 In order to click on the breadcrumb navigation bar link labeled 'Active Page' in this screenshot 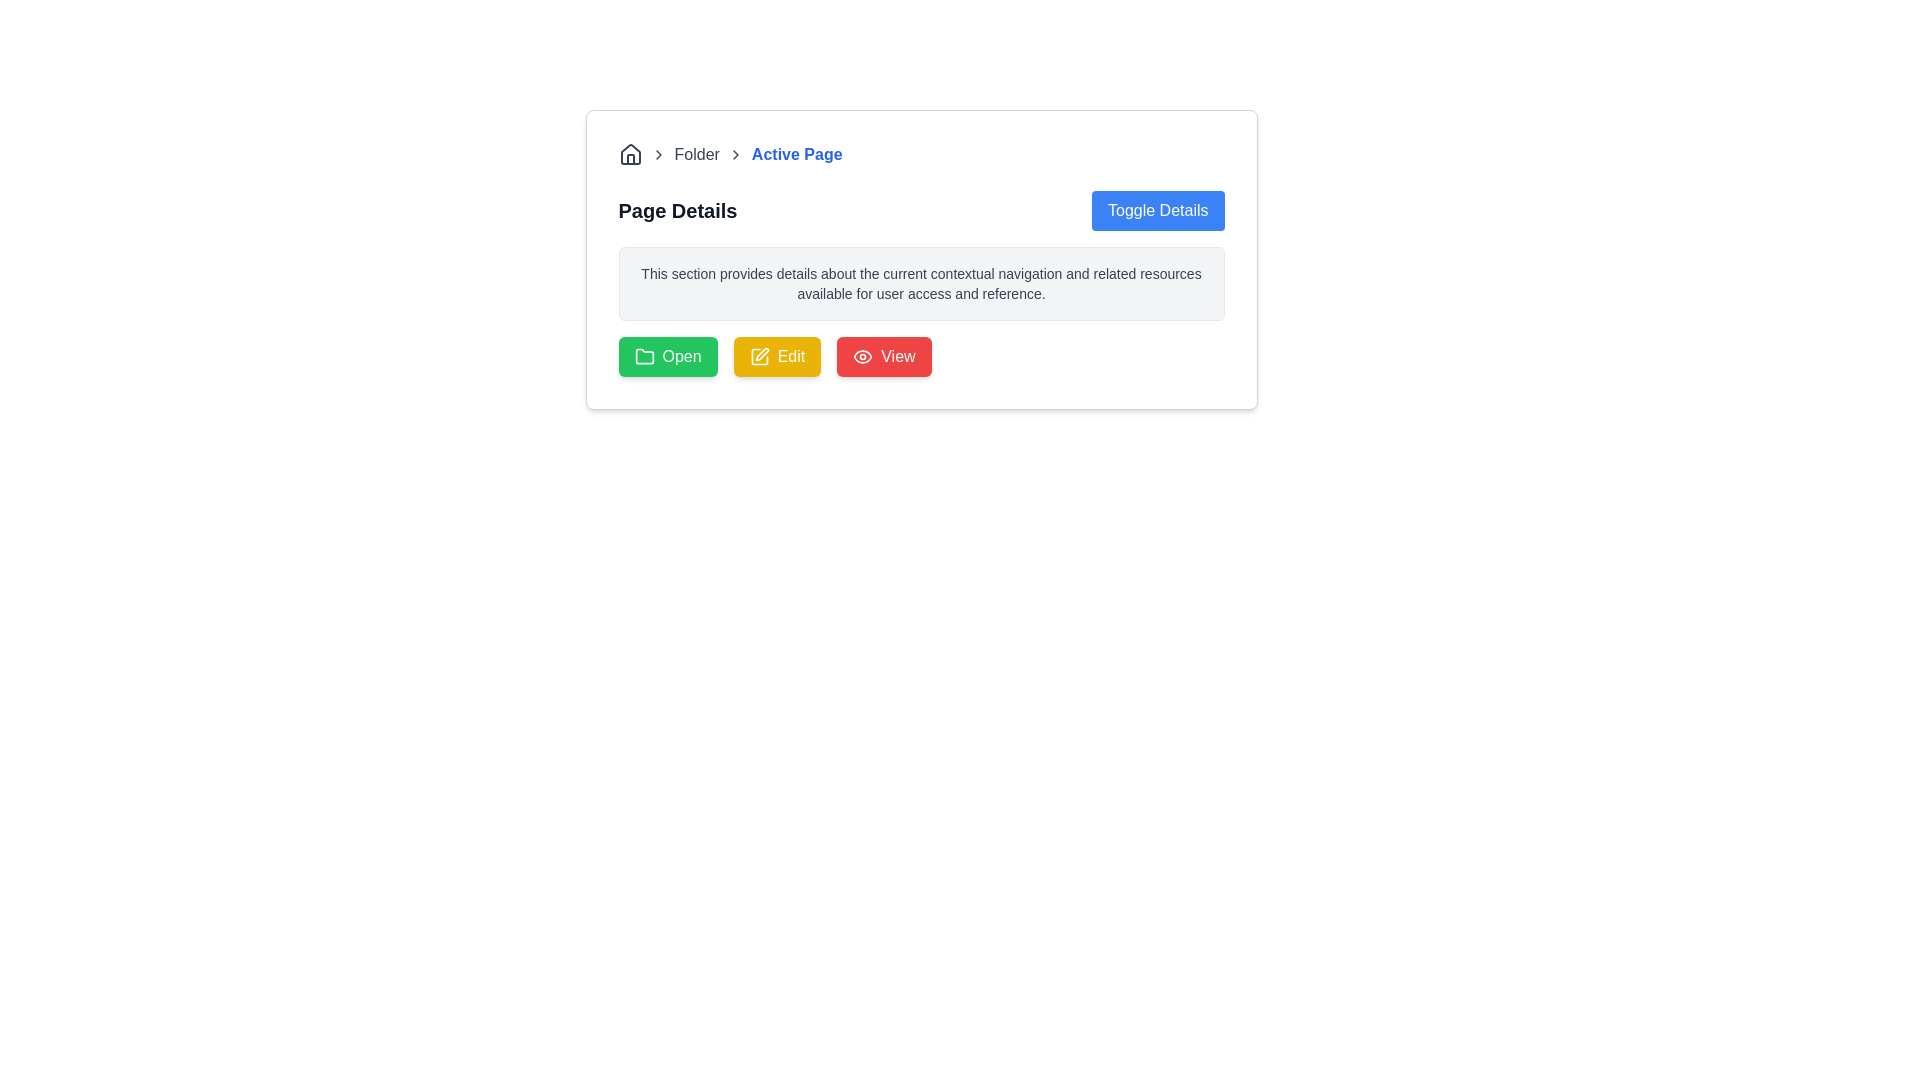, I will do `click(920, 153)`.